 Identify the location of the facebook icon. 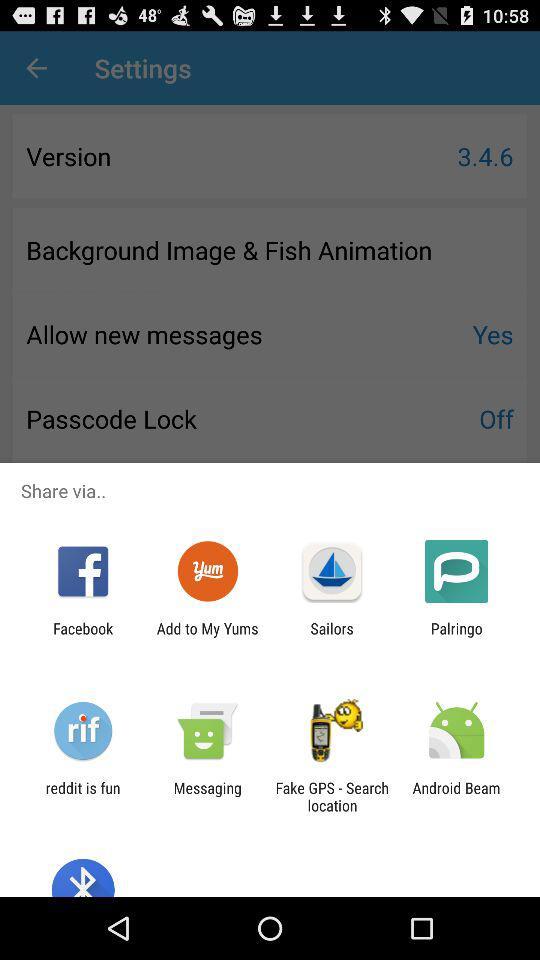
(82, 636).